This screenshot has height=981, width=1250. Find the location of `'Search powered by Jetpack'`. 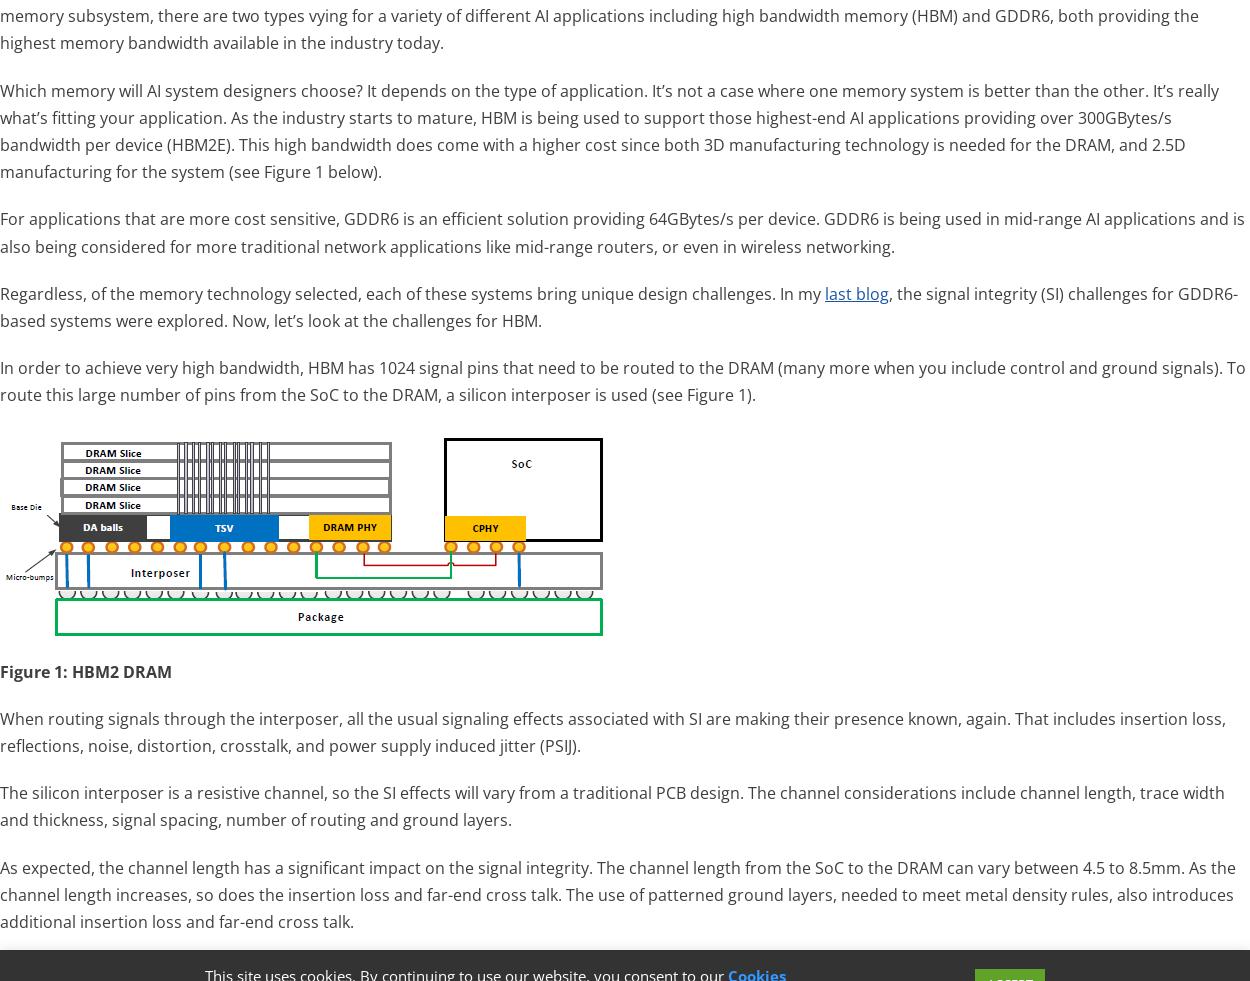

'Search powered by Jetpack' is located at coordinates (567, 950).